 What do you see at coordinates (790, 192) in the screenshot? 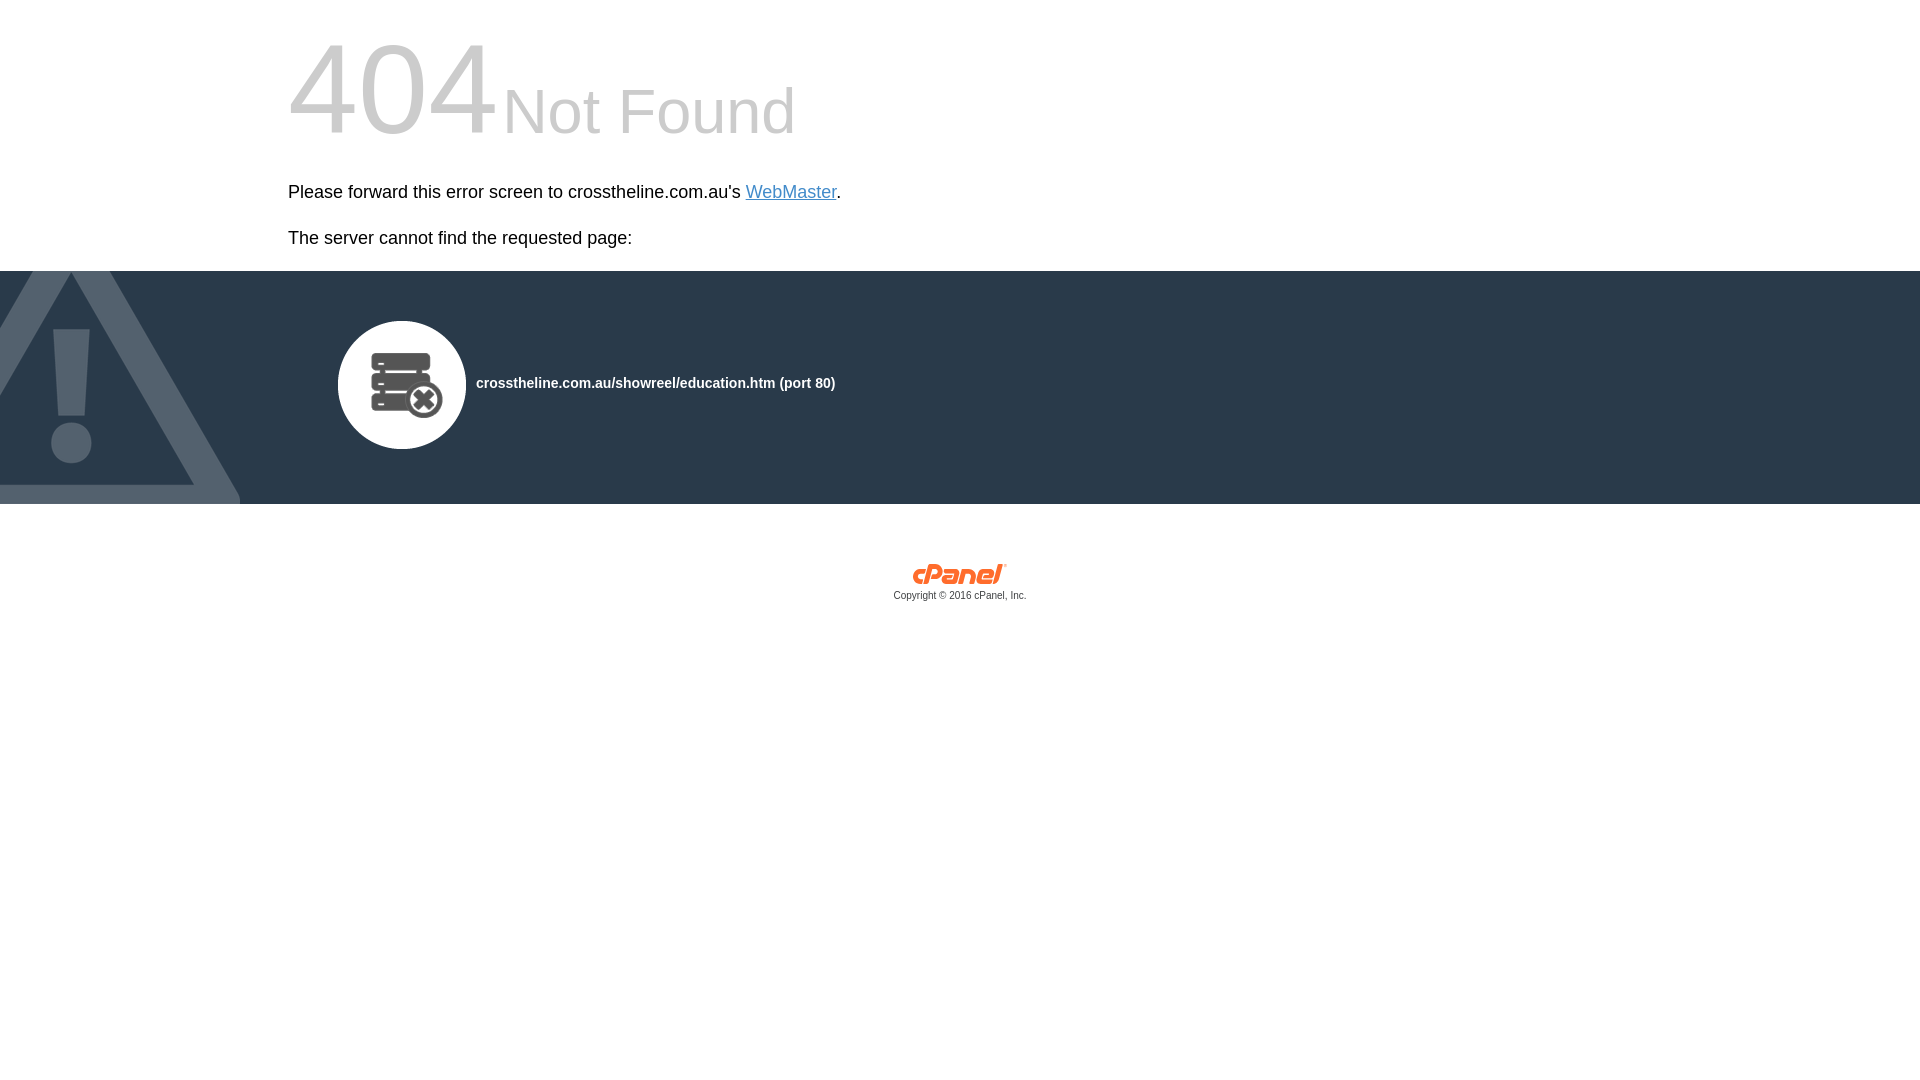
I see `'WebMaster'` at bounding box center [790, 192].